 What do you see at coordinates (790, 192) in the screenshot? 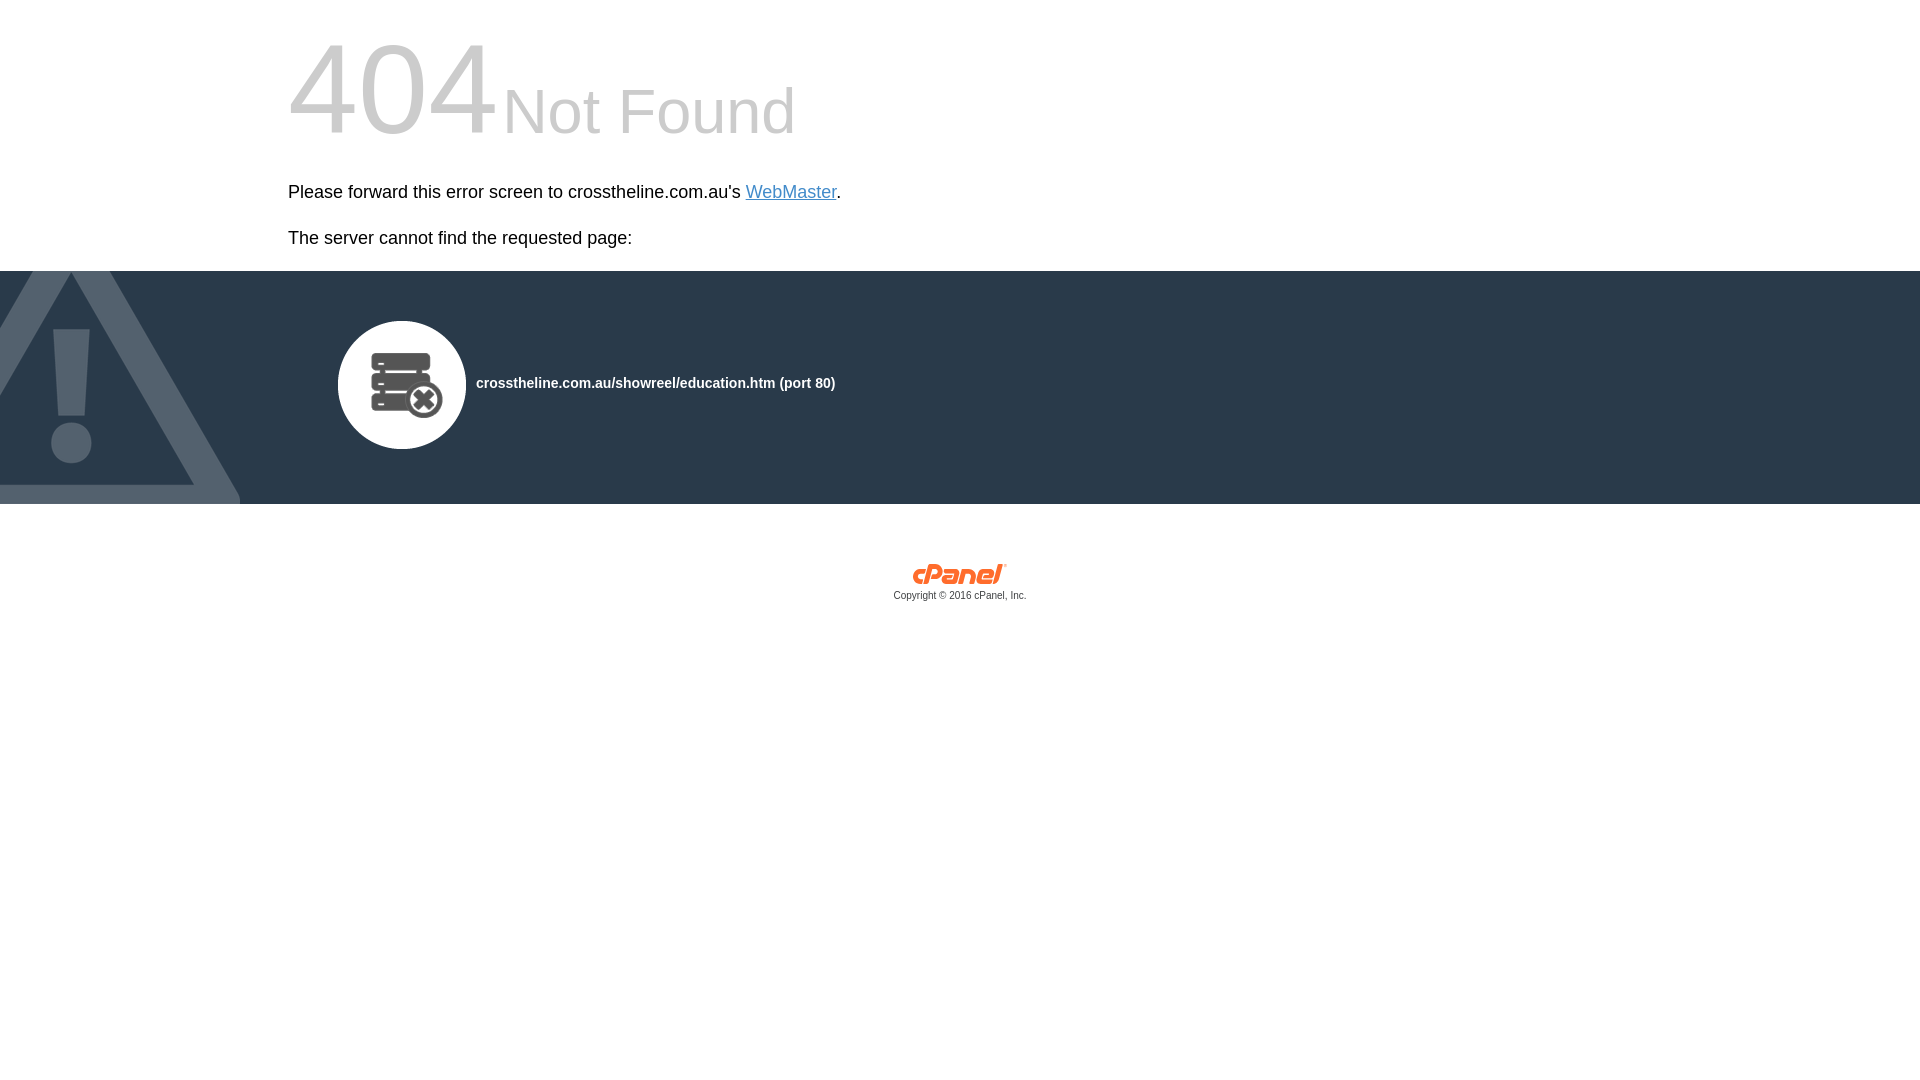
I see `'WebMaster'` at bounding box center [790, 192].